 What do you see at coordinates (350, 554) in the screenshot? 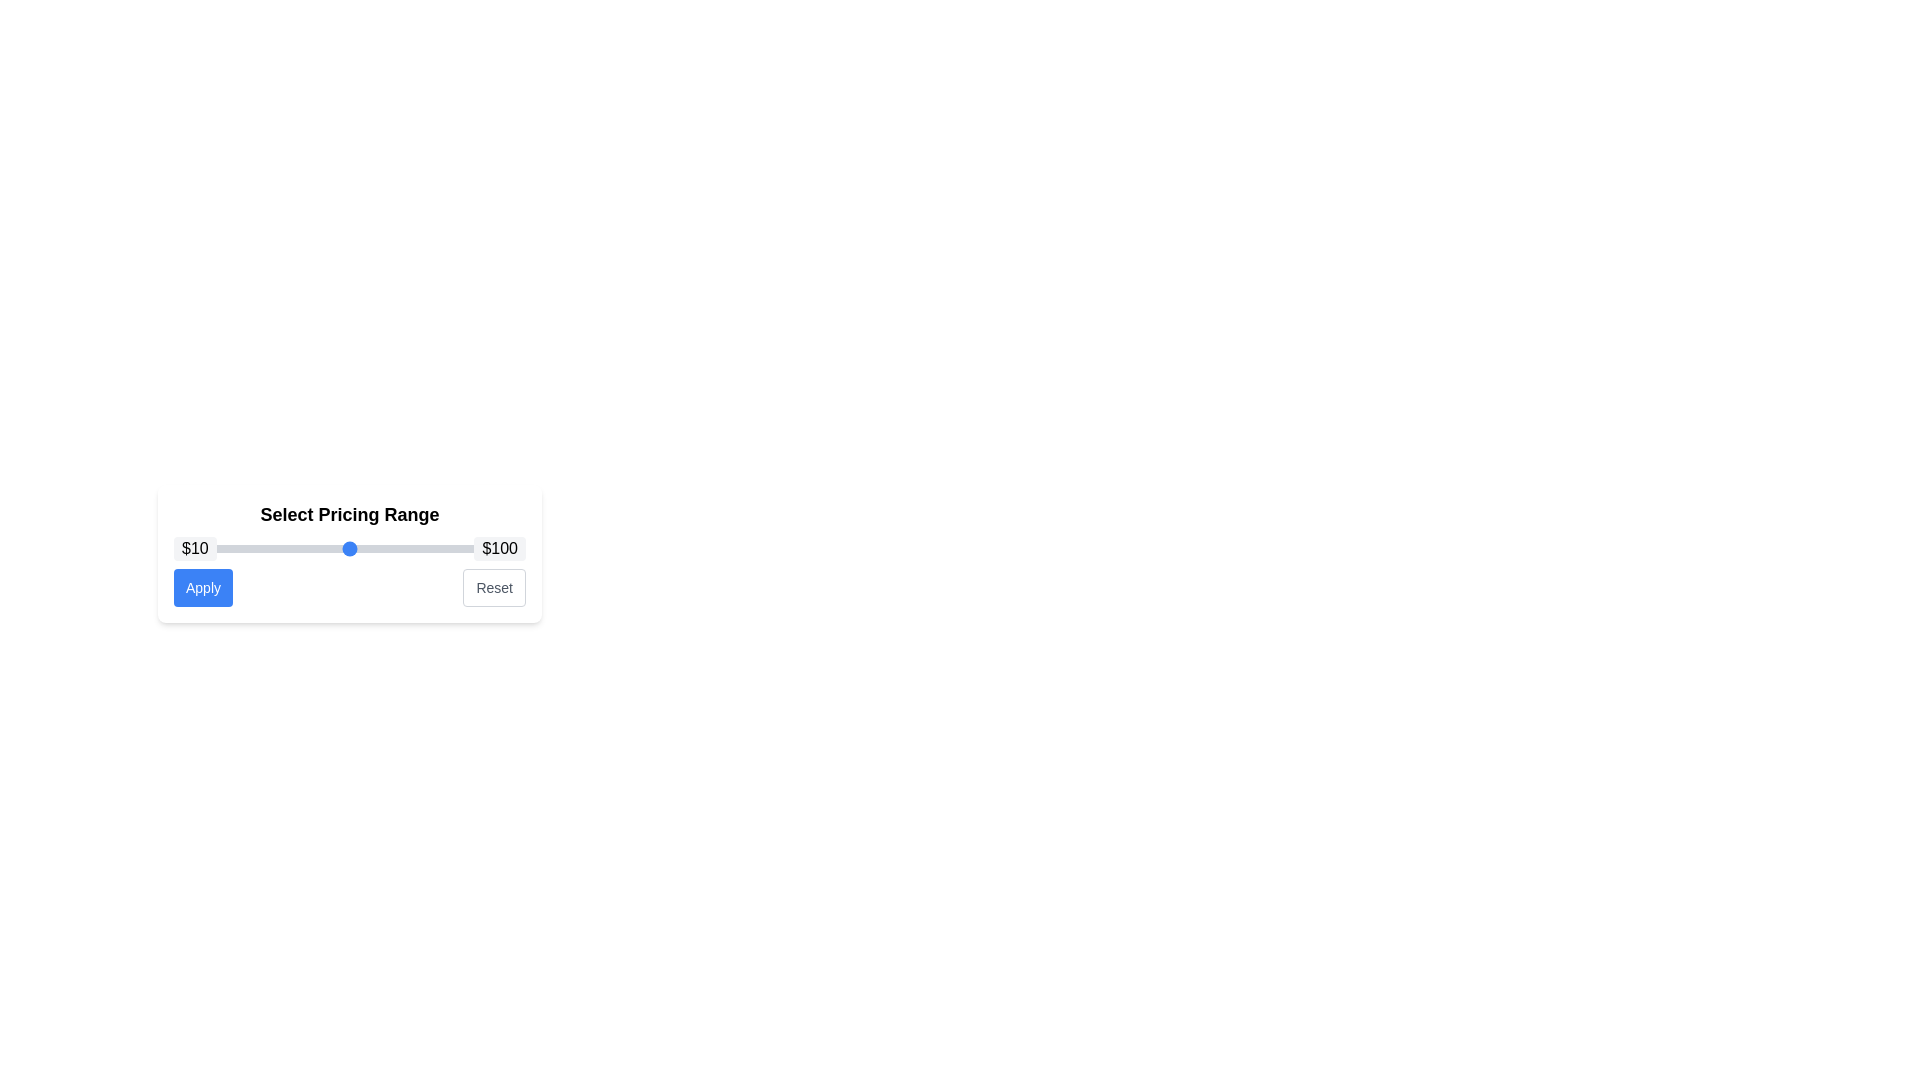
I see `the slider component of the Pricing range selector widget titled 'Select Pricing Range', which features a white background, rounded corners, and labels for $10 and $100` at bounding box center [350, 554].